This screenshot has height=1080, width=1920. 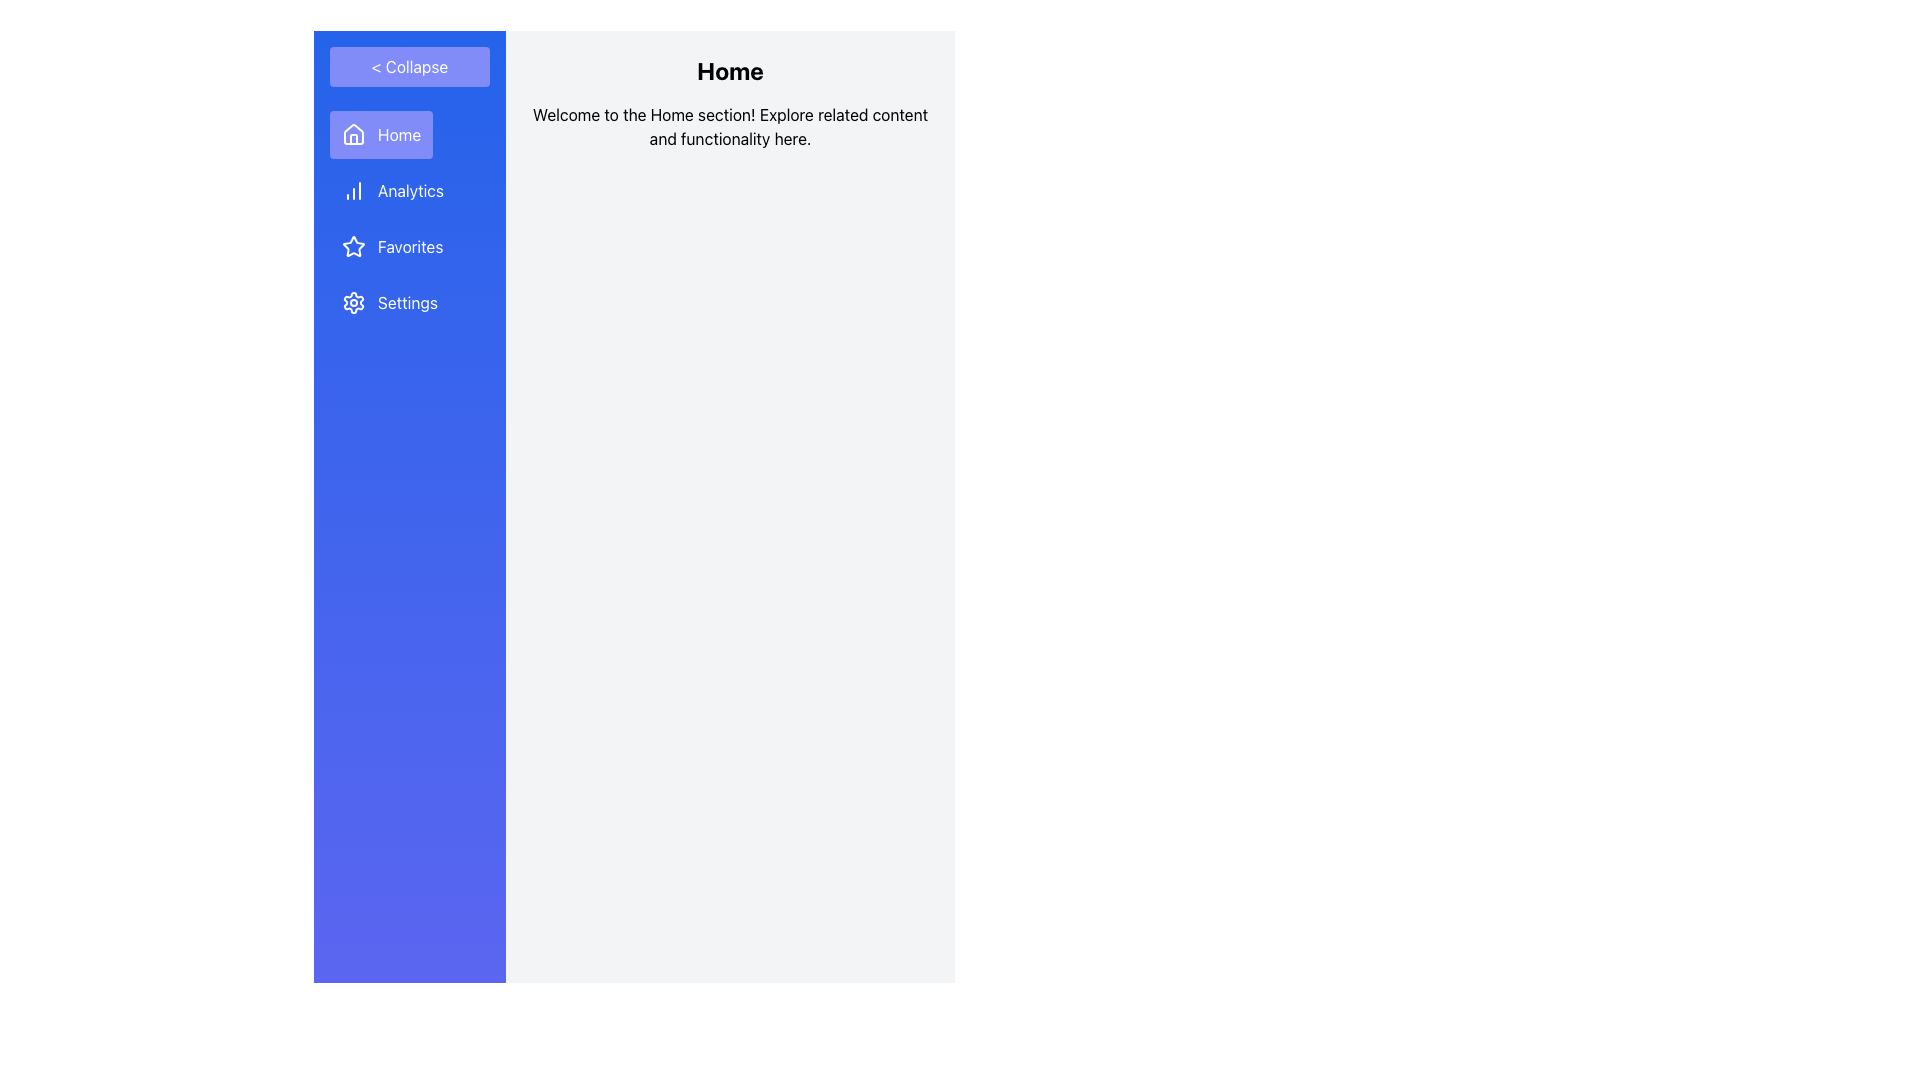 What do you see at coordinates (409, 245) in the screenshot?
I see `text label that says 'Favorites', located in the vertical menu of the blue sidebar, positioned below 'Analytics' and above 'Settings', with a star icon to its left` at bounding box center [409, 245].